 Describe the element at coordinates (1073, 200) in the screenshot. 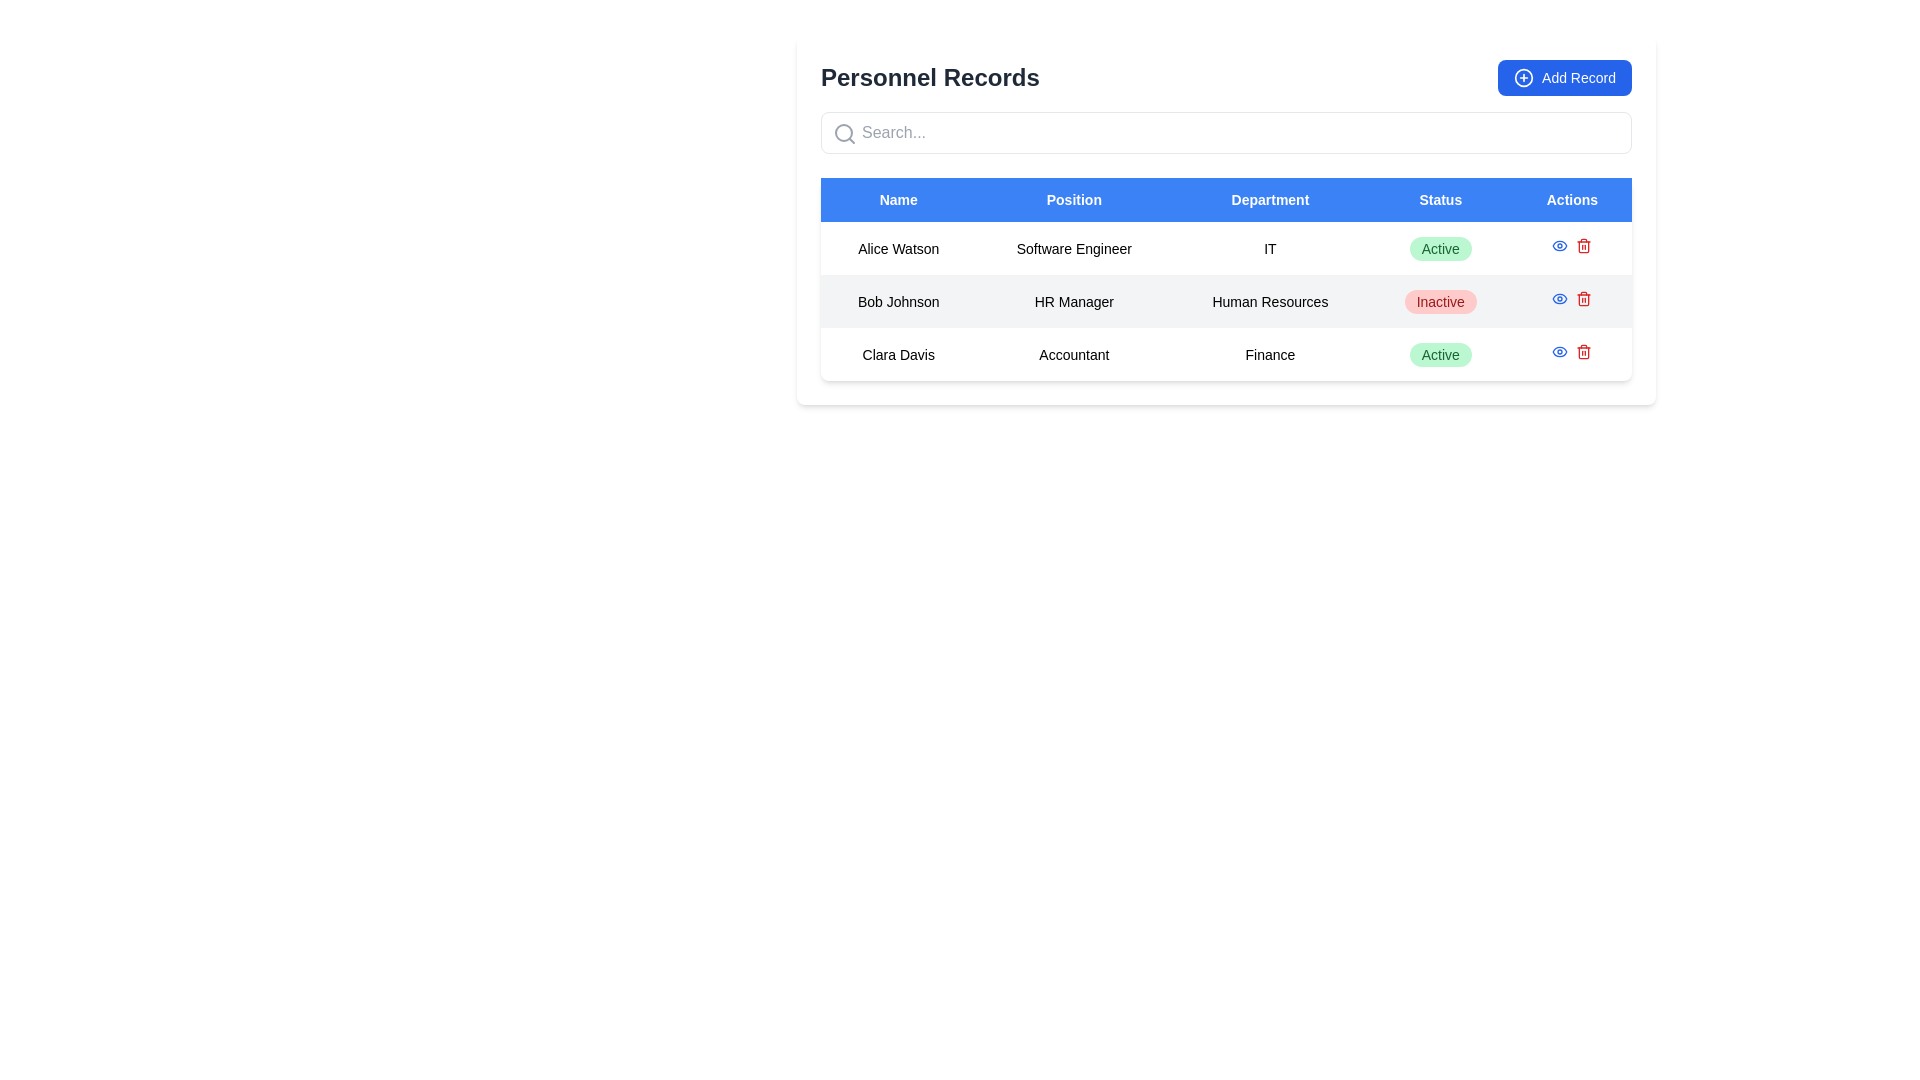

I see `the 'Position' text header in the table, which has a blue background and white centered text, located in the second position among five headers` at that location.